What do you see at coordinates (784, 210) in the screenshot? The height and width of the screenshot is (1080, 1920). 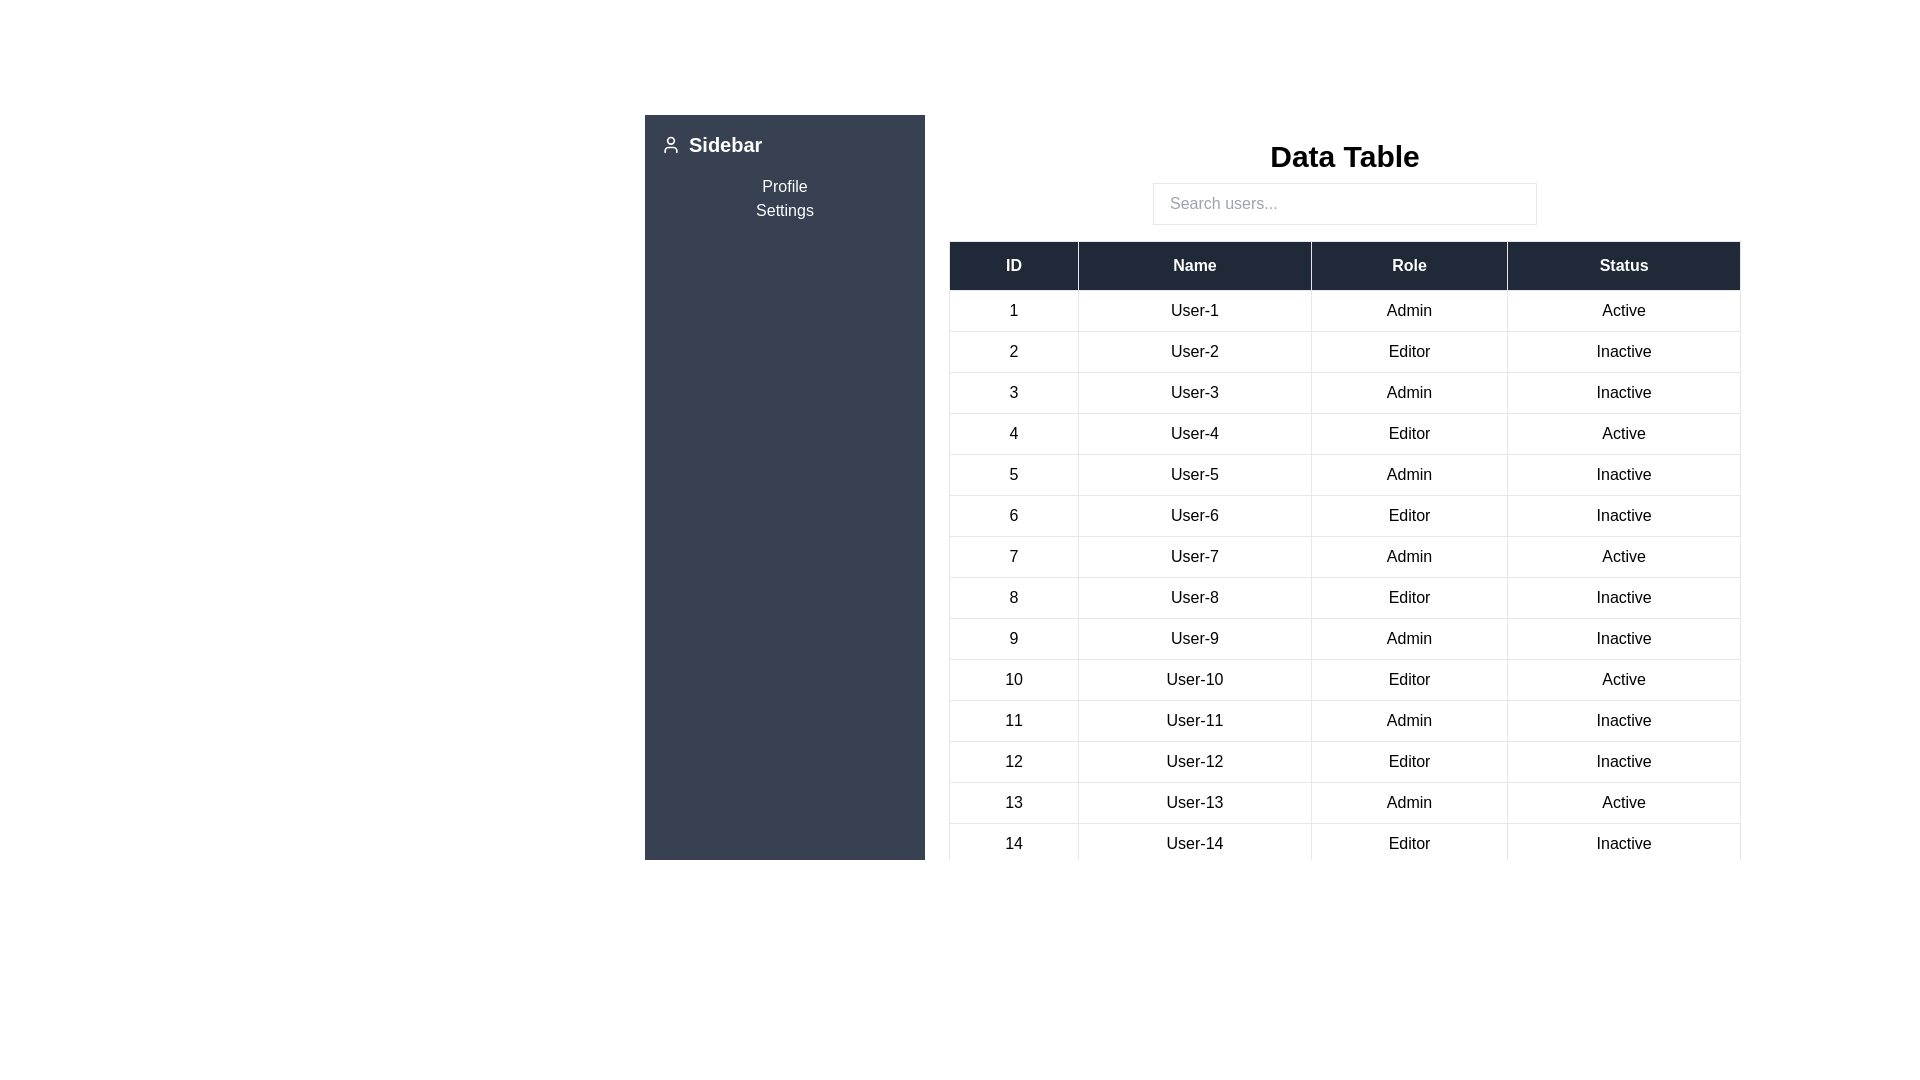 I see `the sidebar link Settings to navigate` at bounding box center [784, 210].